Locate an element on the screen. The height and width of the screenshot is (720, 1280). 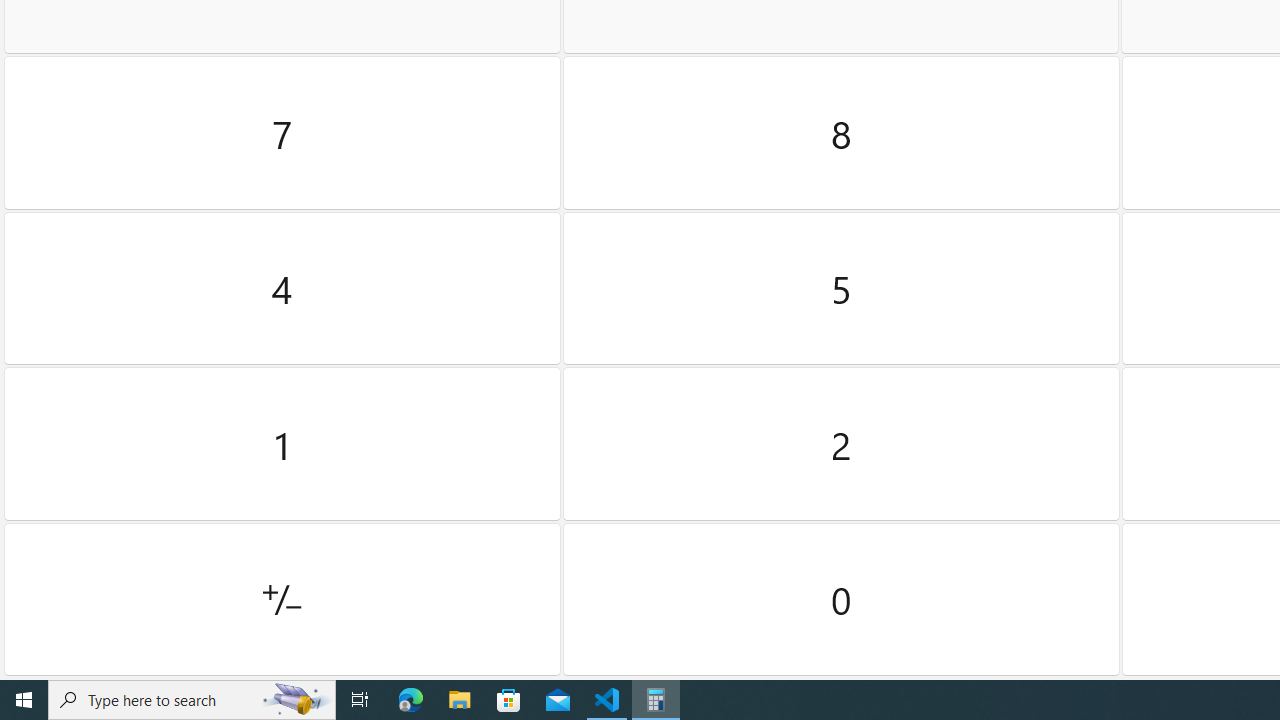
'Positive negative' is located at coordinates (281, 598).